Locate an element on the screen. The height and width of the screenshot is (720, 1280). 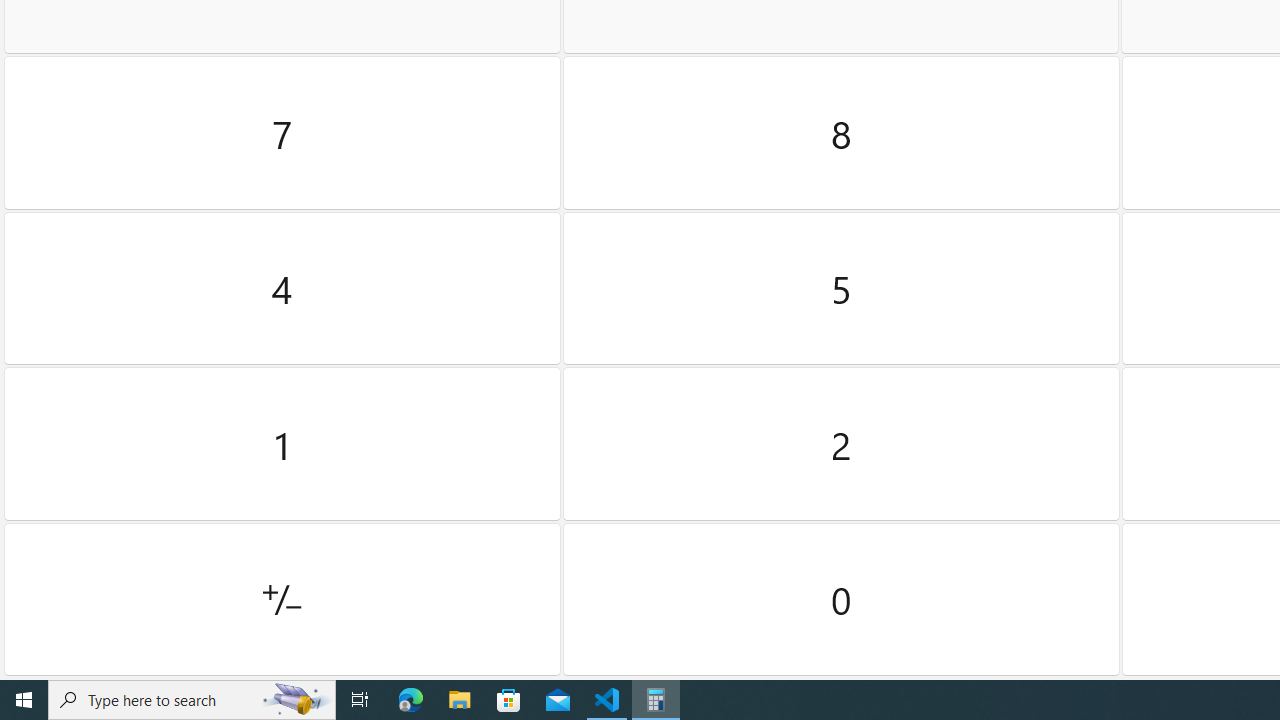
'Positive negative' is located at coordinates (281, 598).